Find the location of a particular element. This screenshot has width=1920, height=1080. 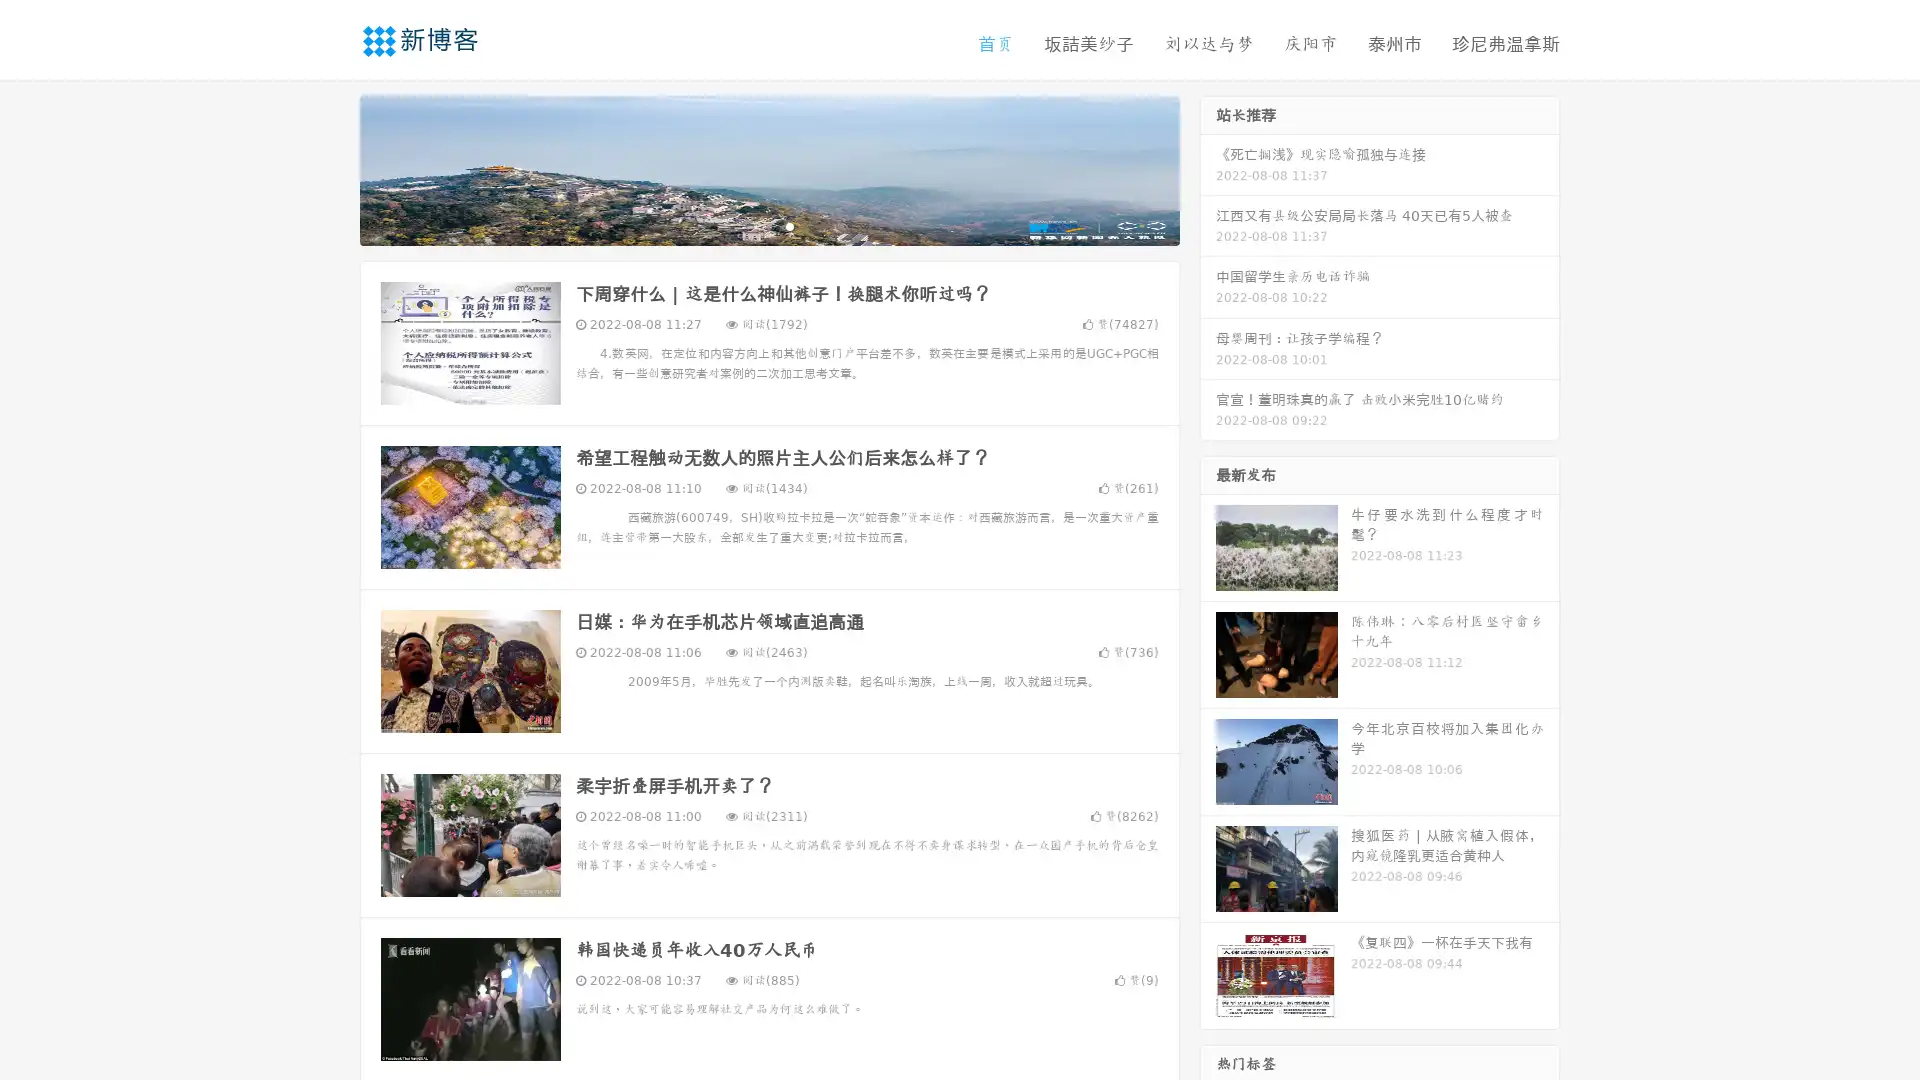

Next slide is located at coordinates (1208, 168).